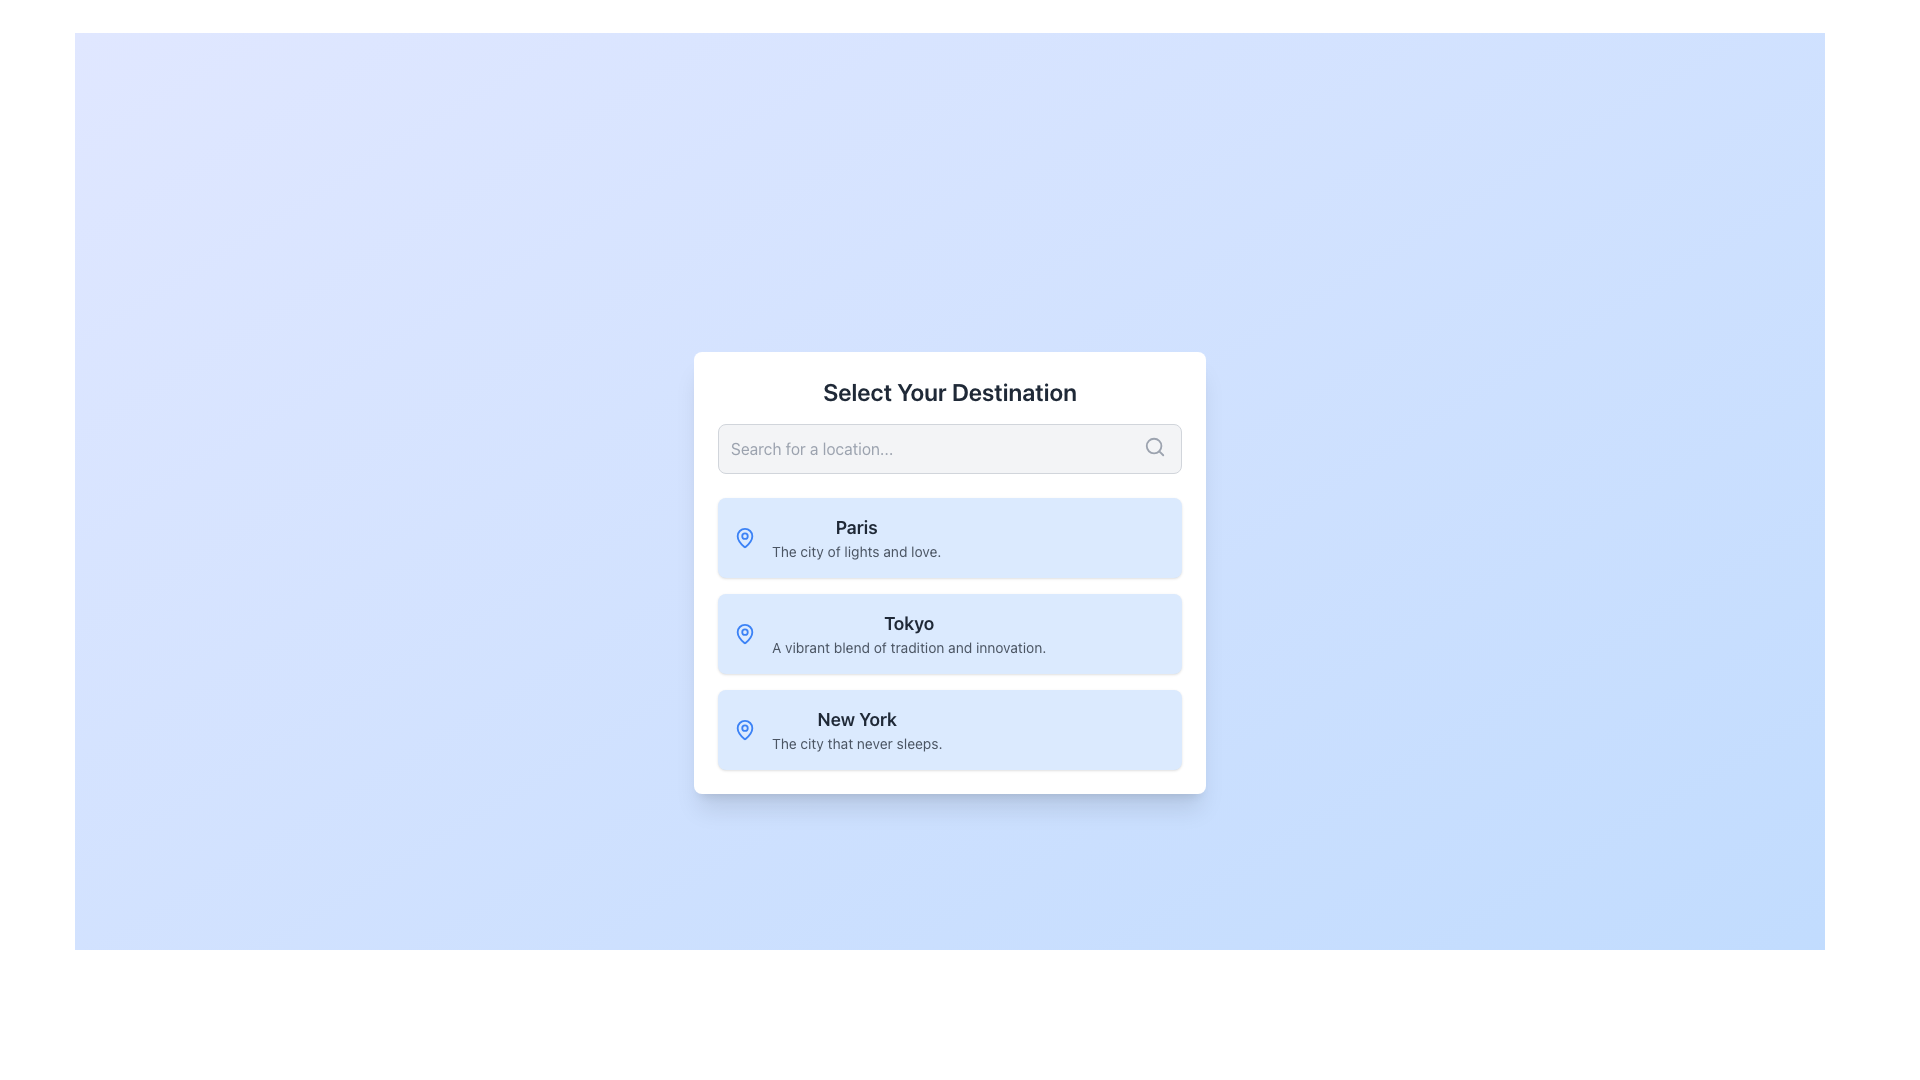 Image resolution: width=1920 pixels, height=1080 pixels. I want to click on the text label indicating the destination 'Paris', which is the first selectable option in the list under 'Select Your Destination', so click(856, 527).